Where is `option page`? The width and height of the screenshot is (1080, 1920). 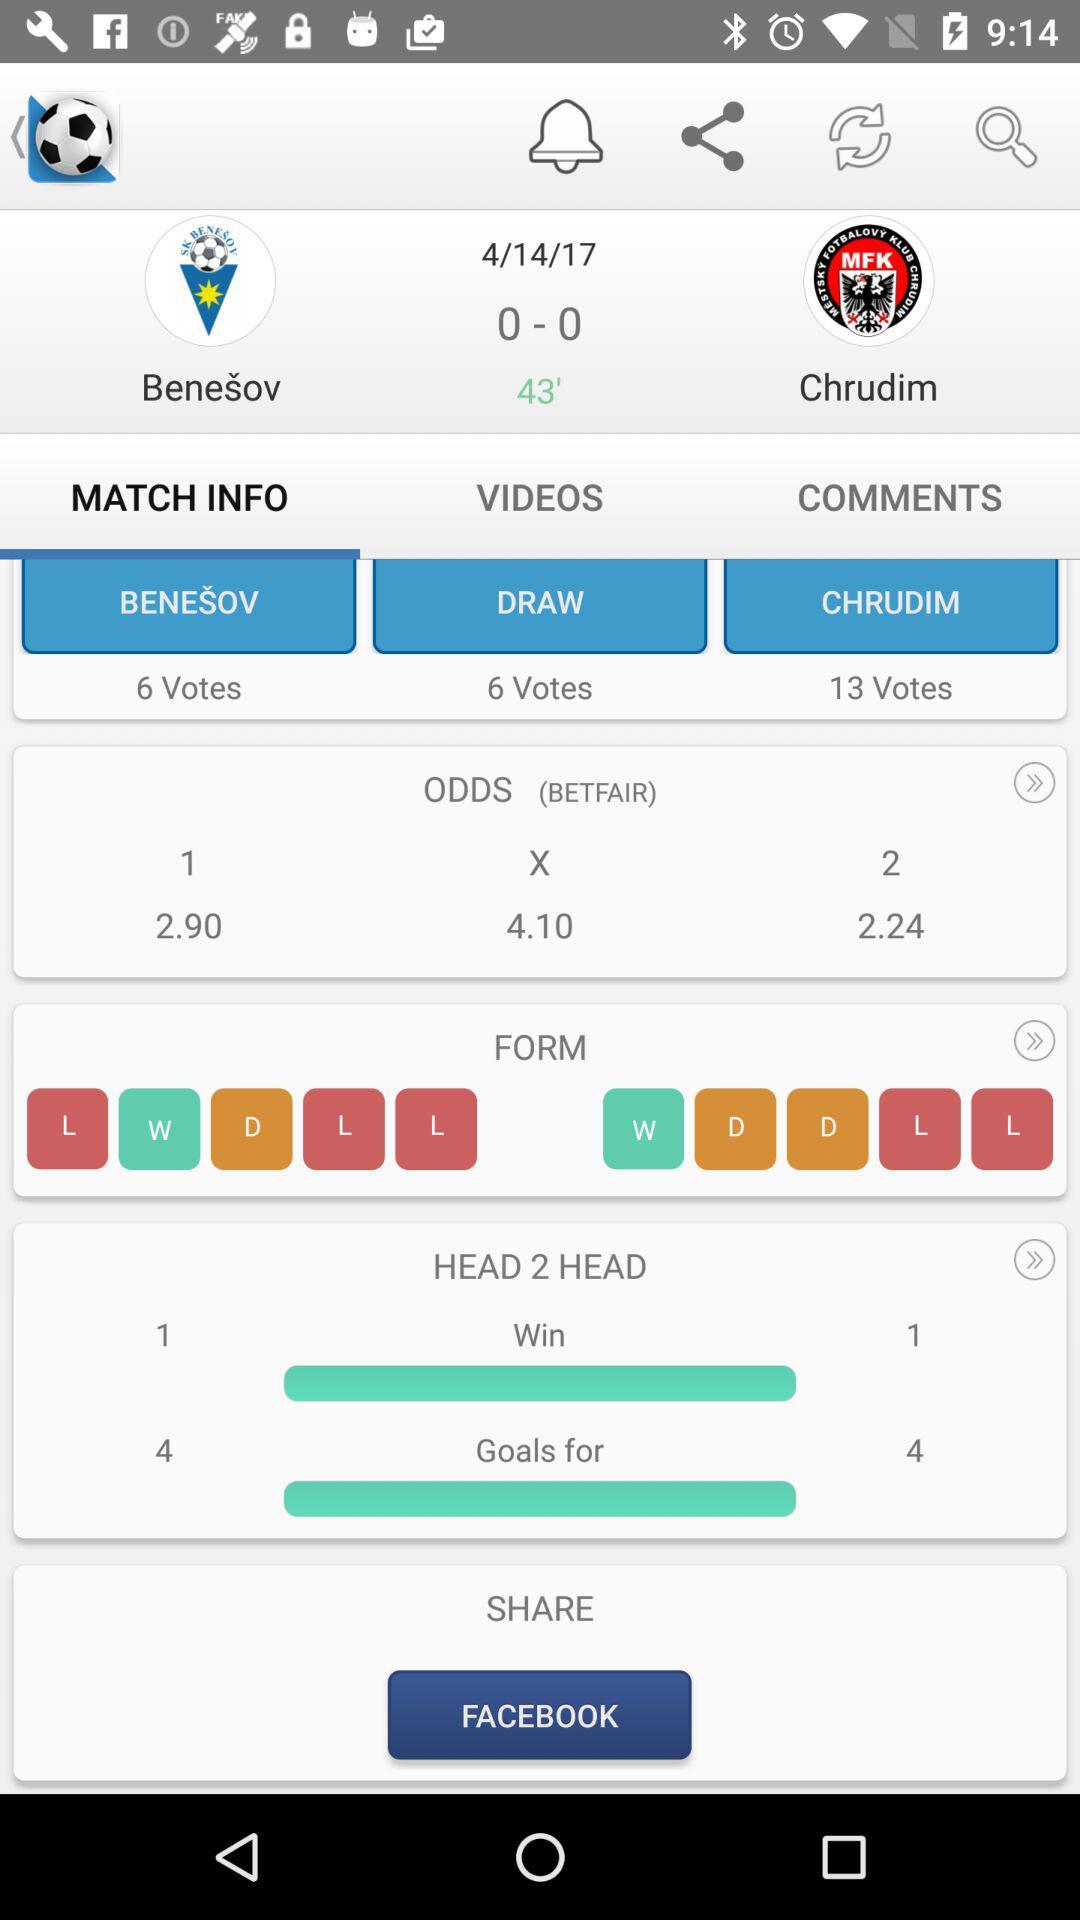
option page is located at coordinates (210, 279).